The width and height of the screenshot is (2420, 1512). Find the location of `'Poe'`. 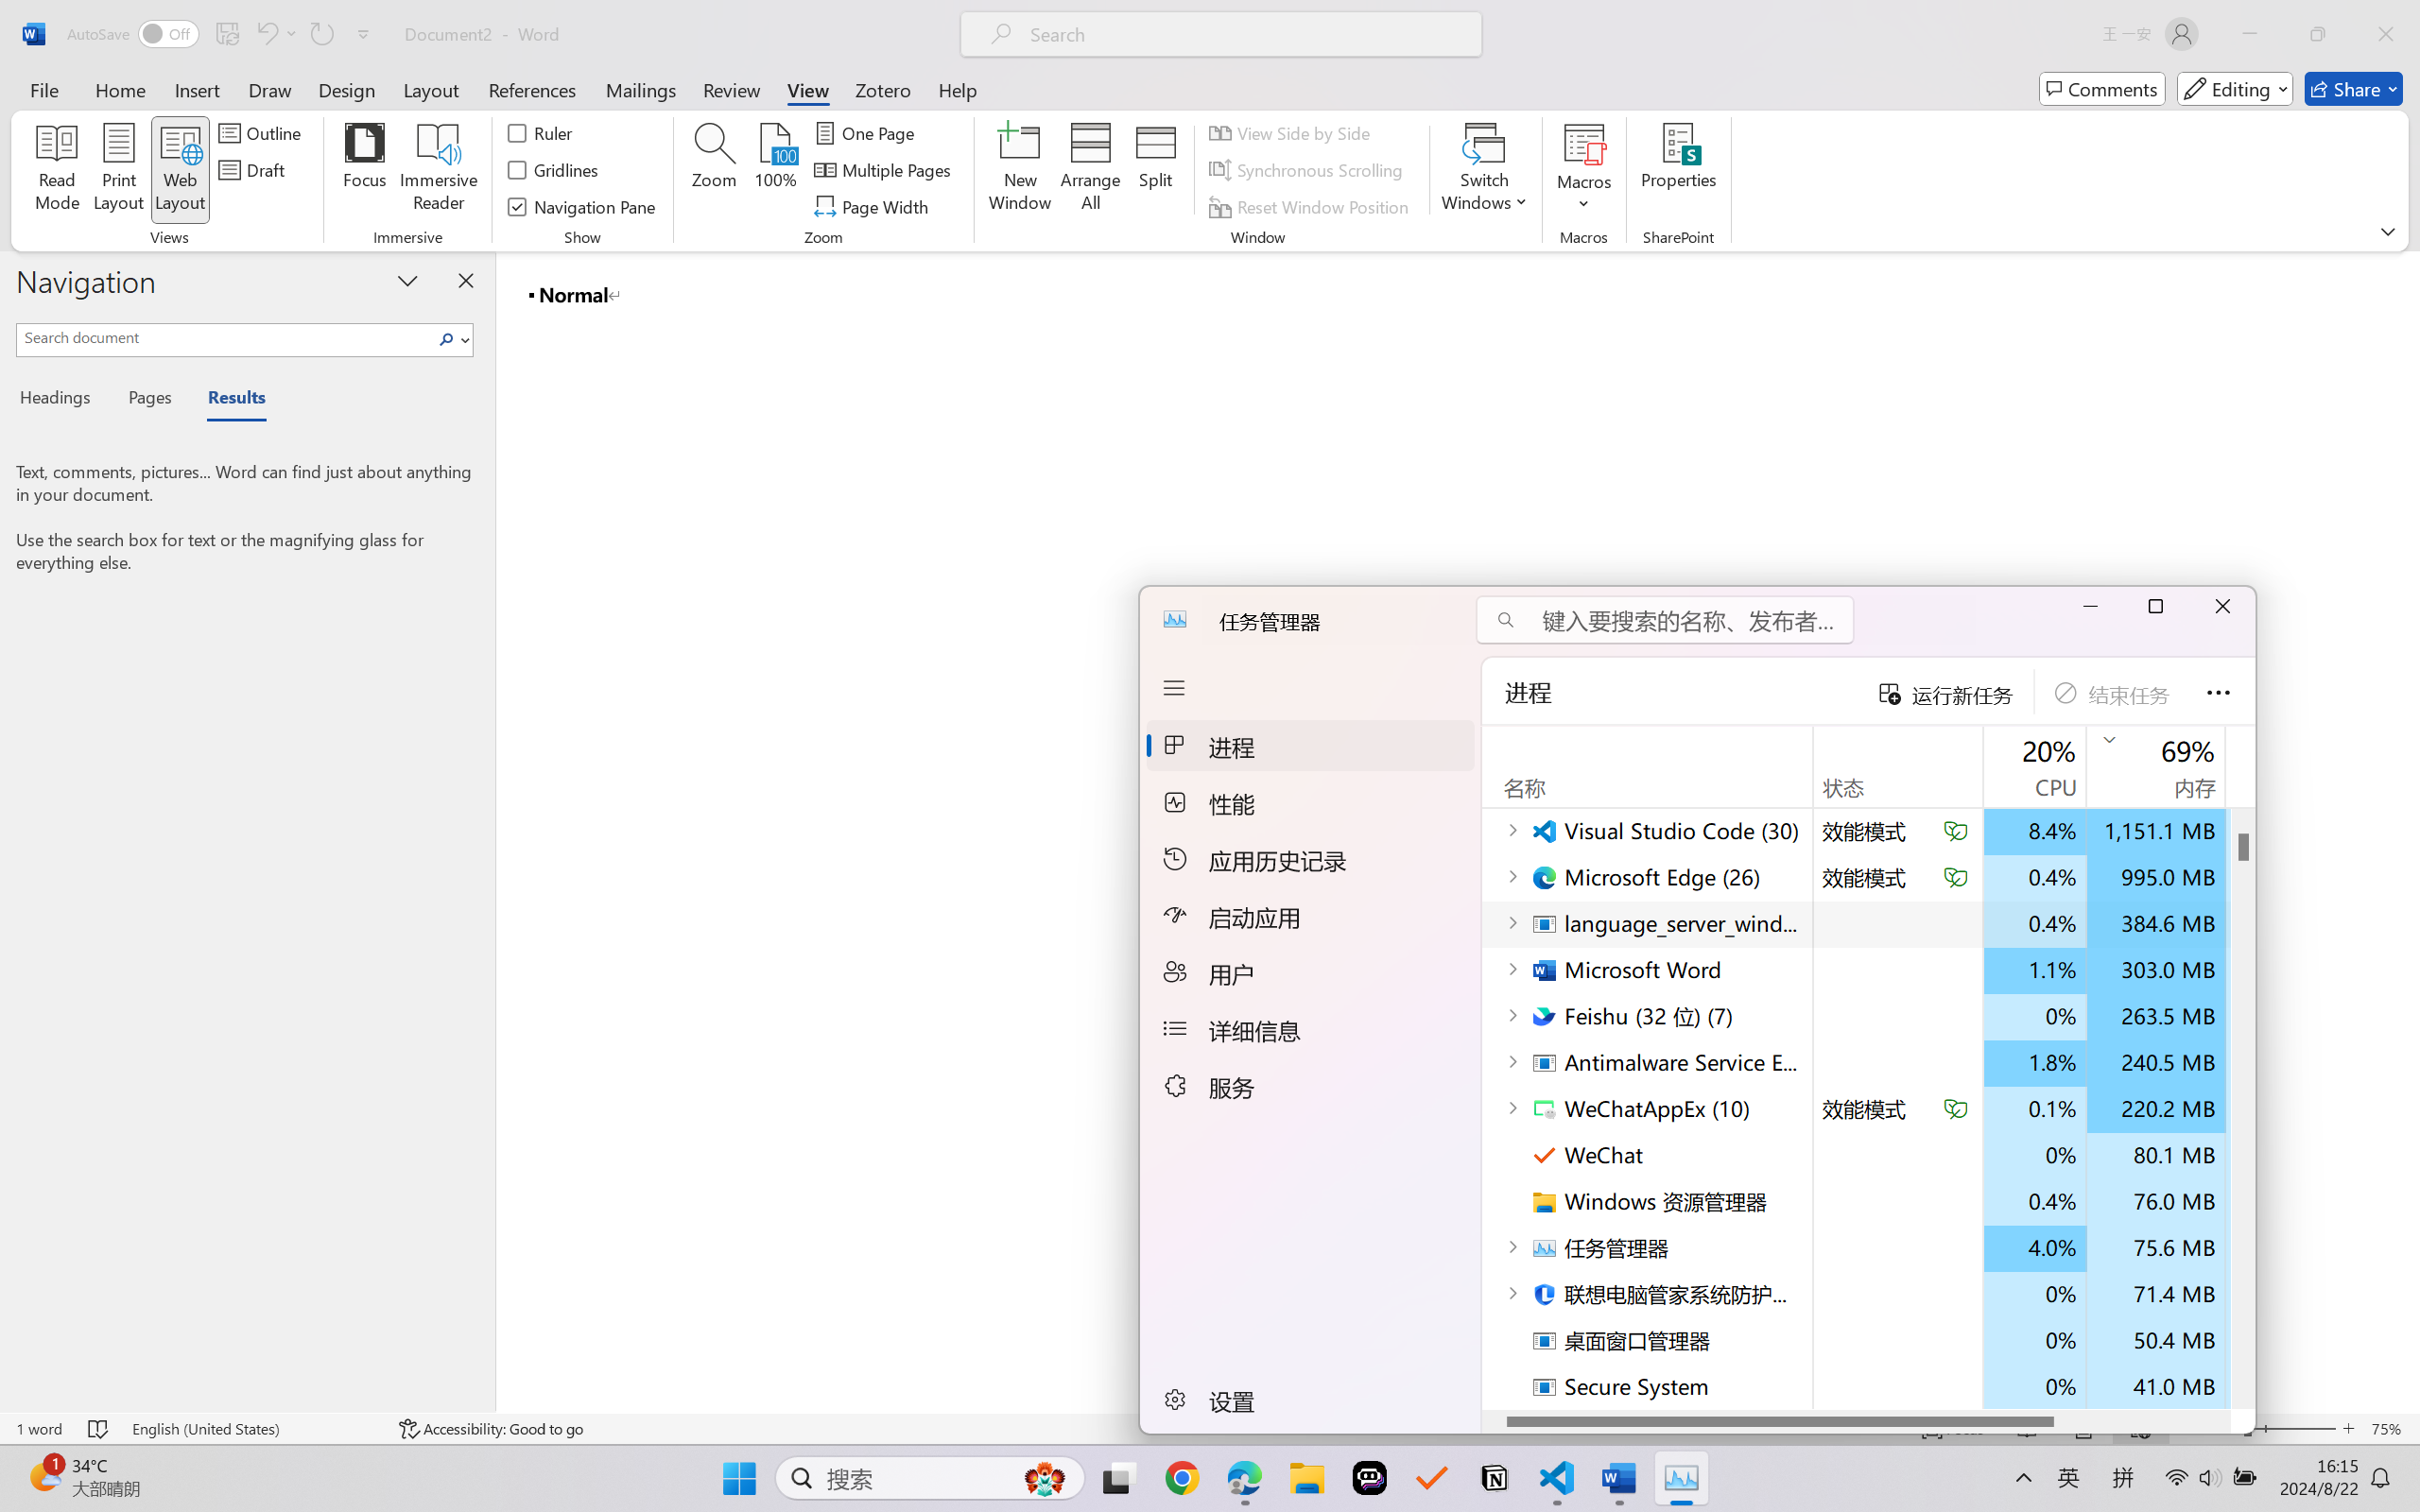

'Poe' is located at coordinates (1368, 1478).